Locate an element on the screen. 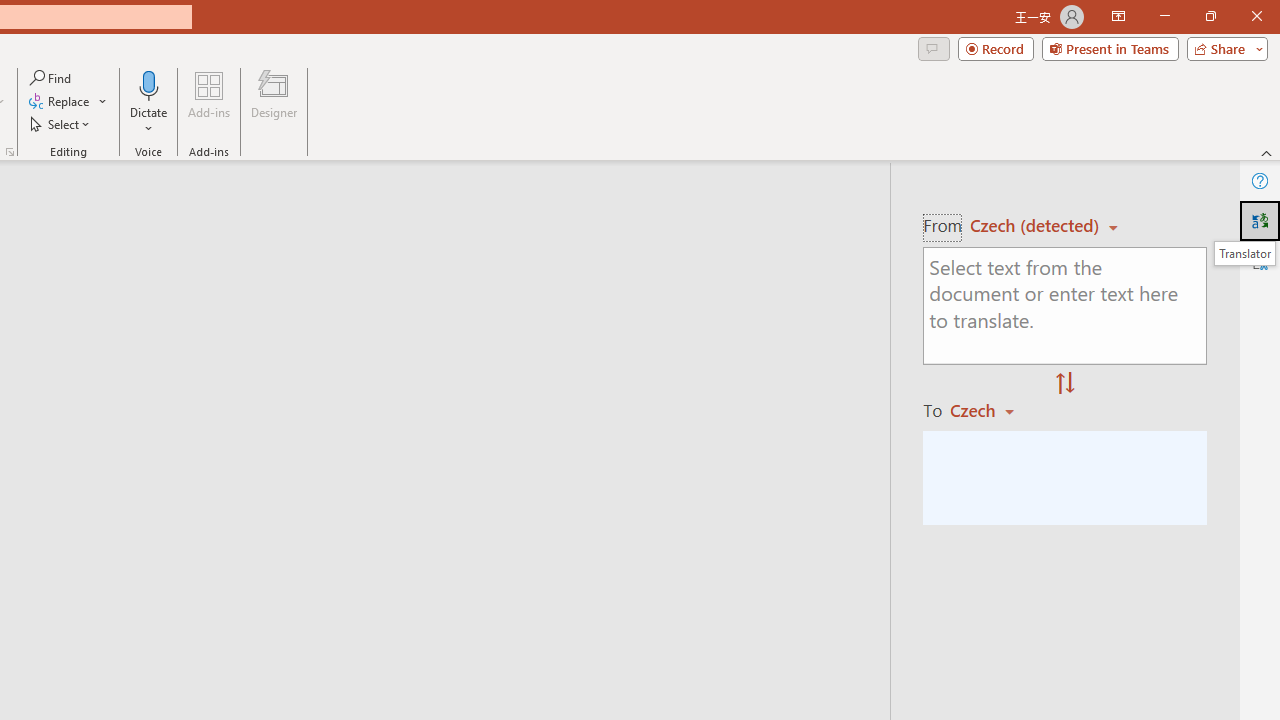 This screenshot has height=720, width=1280. 'Collapse the Ribbon' is located at coordinates (1266, 152).